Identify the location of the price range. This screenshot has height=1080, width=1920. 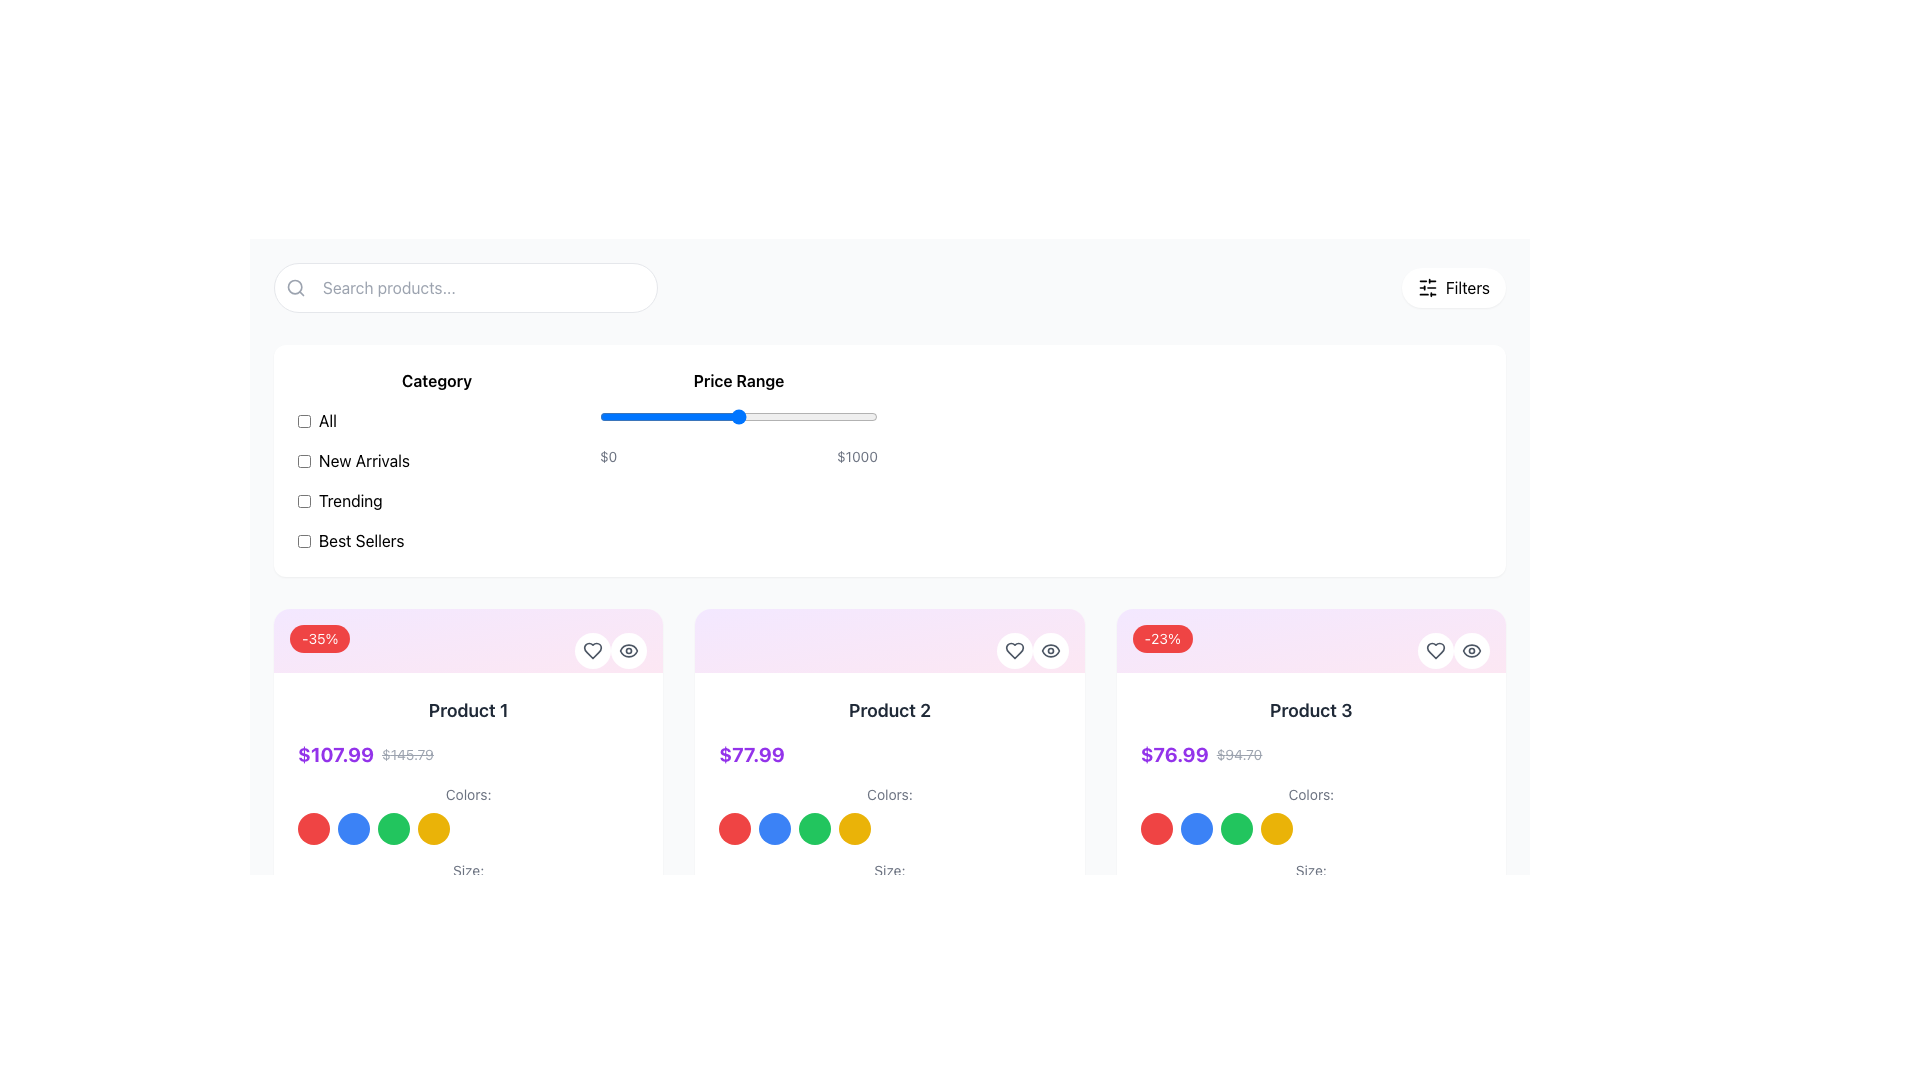
(833, 415).